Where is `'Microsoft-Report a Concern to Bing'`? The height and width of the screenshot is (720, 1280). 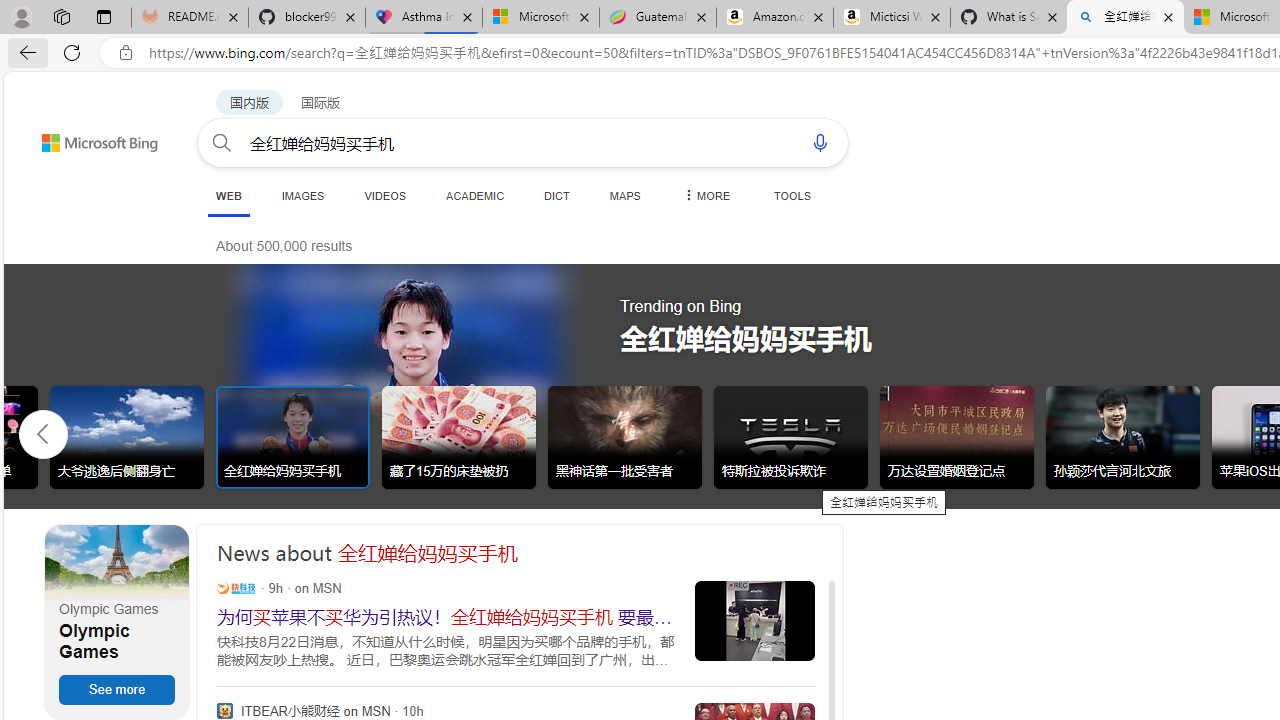
'Microsoft-Report a Concern to Bing' is located at coordinates (540, 17).